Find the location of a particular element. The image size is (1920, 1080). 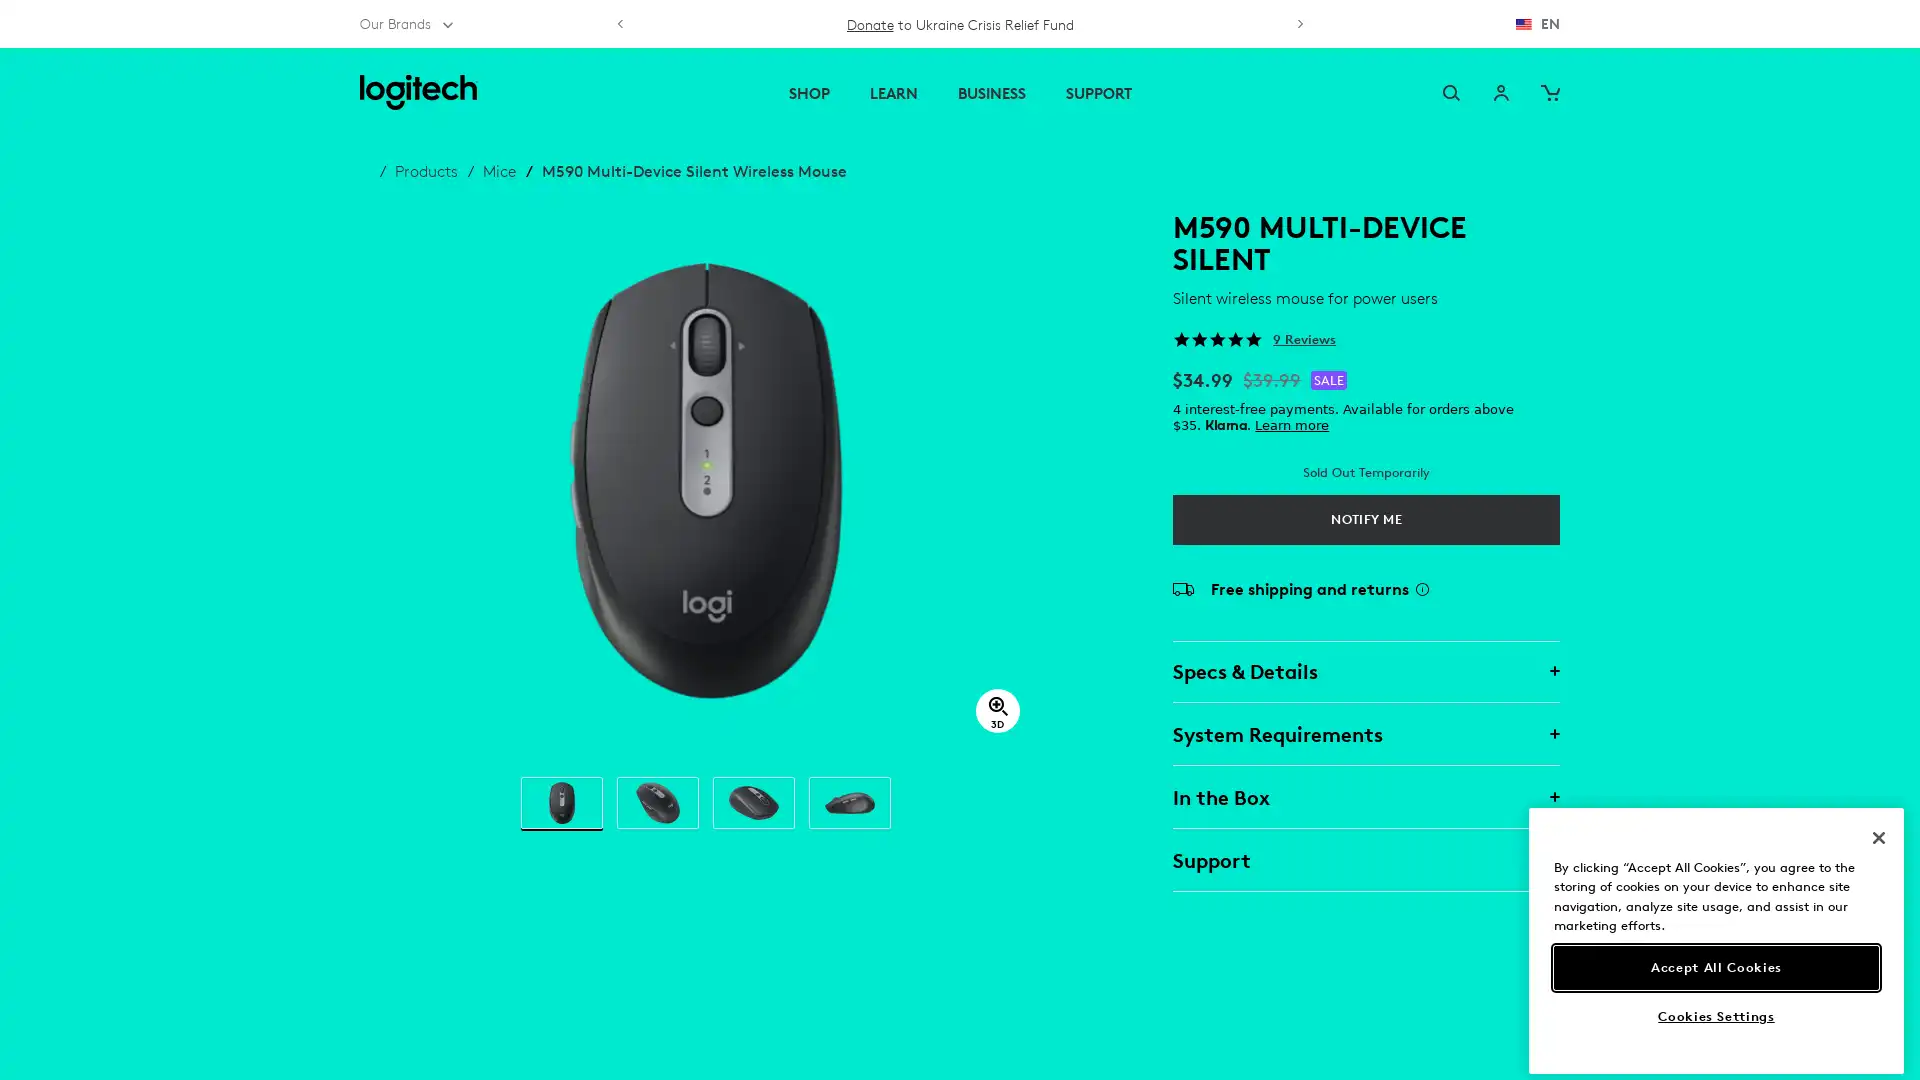

System Requirements is located at coordinates (1365, 735).